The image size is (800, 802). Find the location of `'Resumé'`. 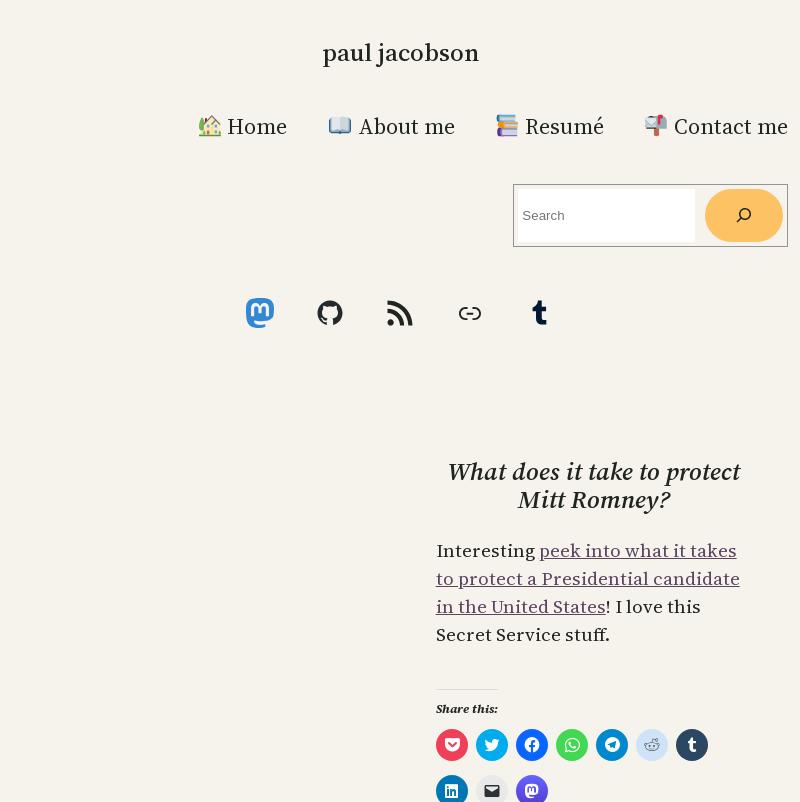

'Resumé' is located at coordinates (518, 124).